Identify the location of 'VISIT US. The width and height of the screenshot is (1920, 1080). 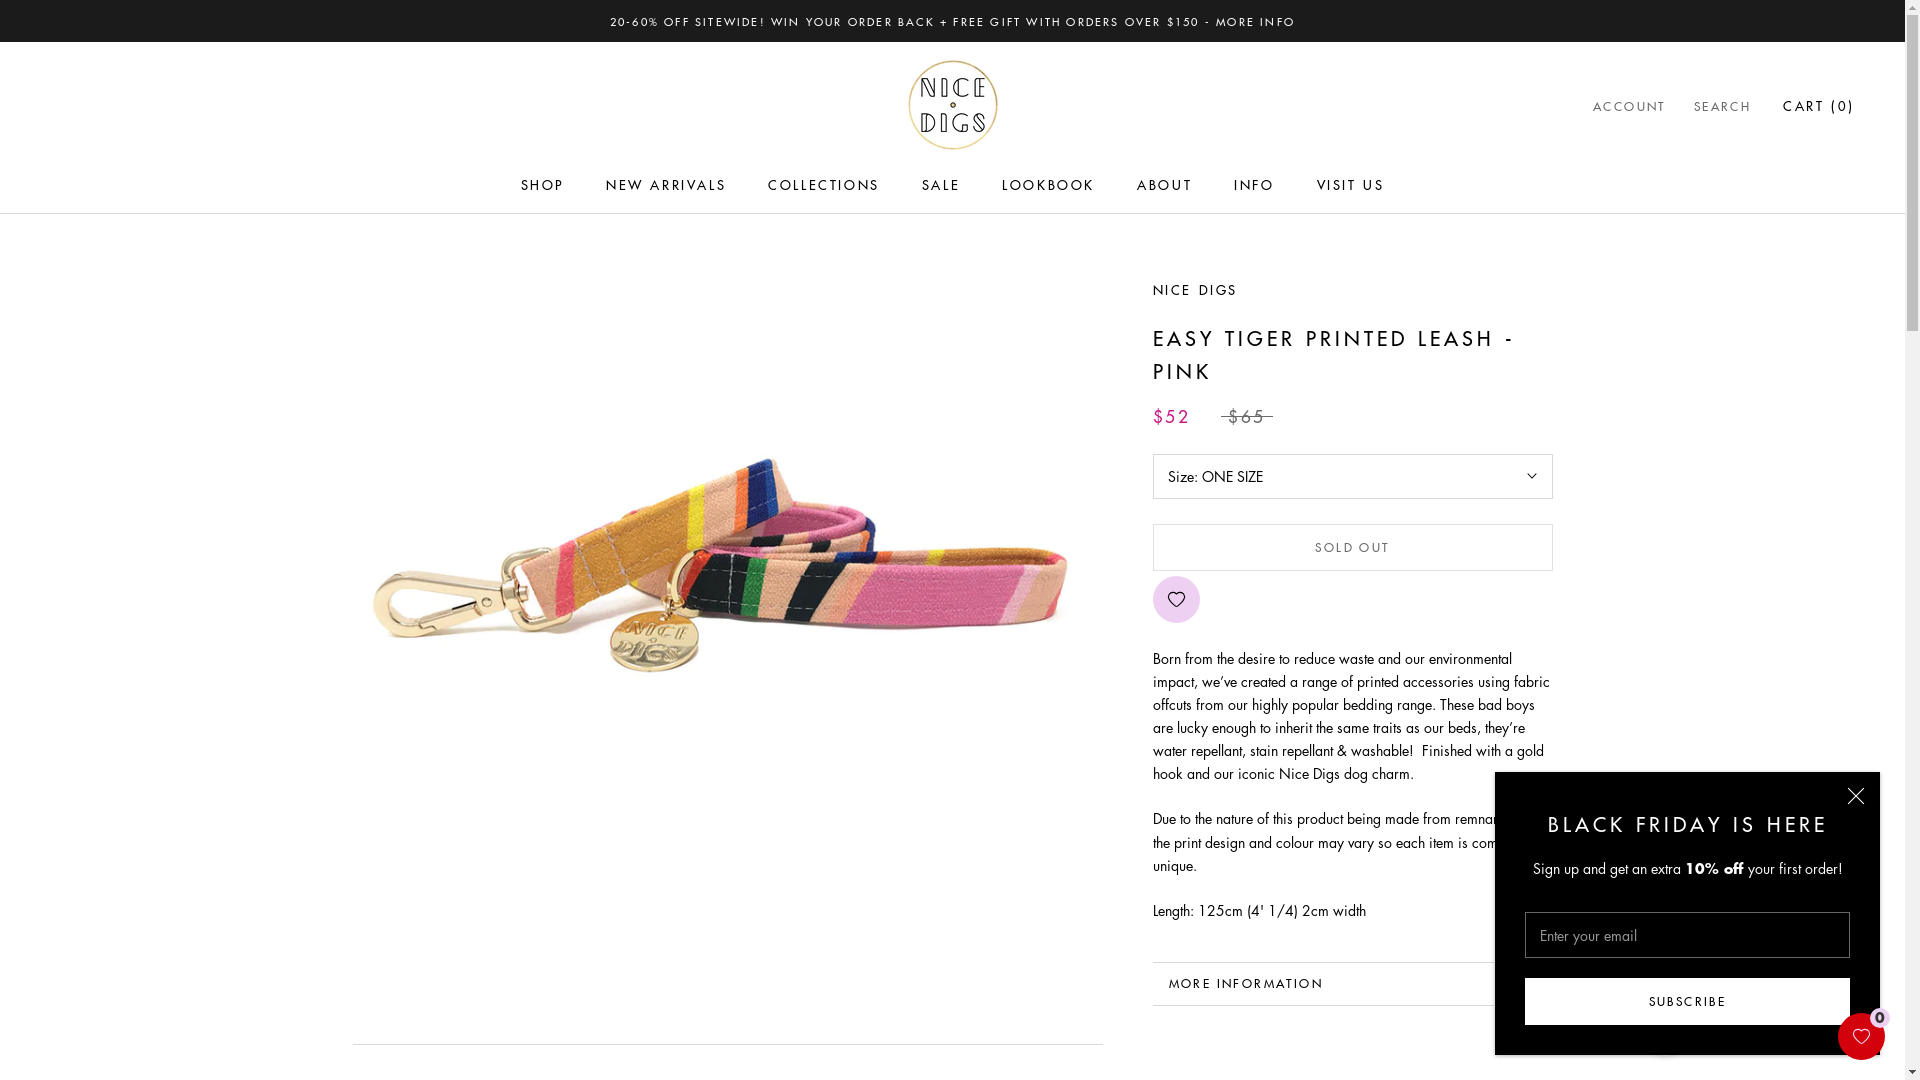
(1316, 184).